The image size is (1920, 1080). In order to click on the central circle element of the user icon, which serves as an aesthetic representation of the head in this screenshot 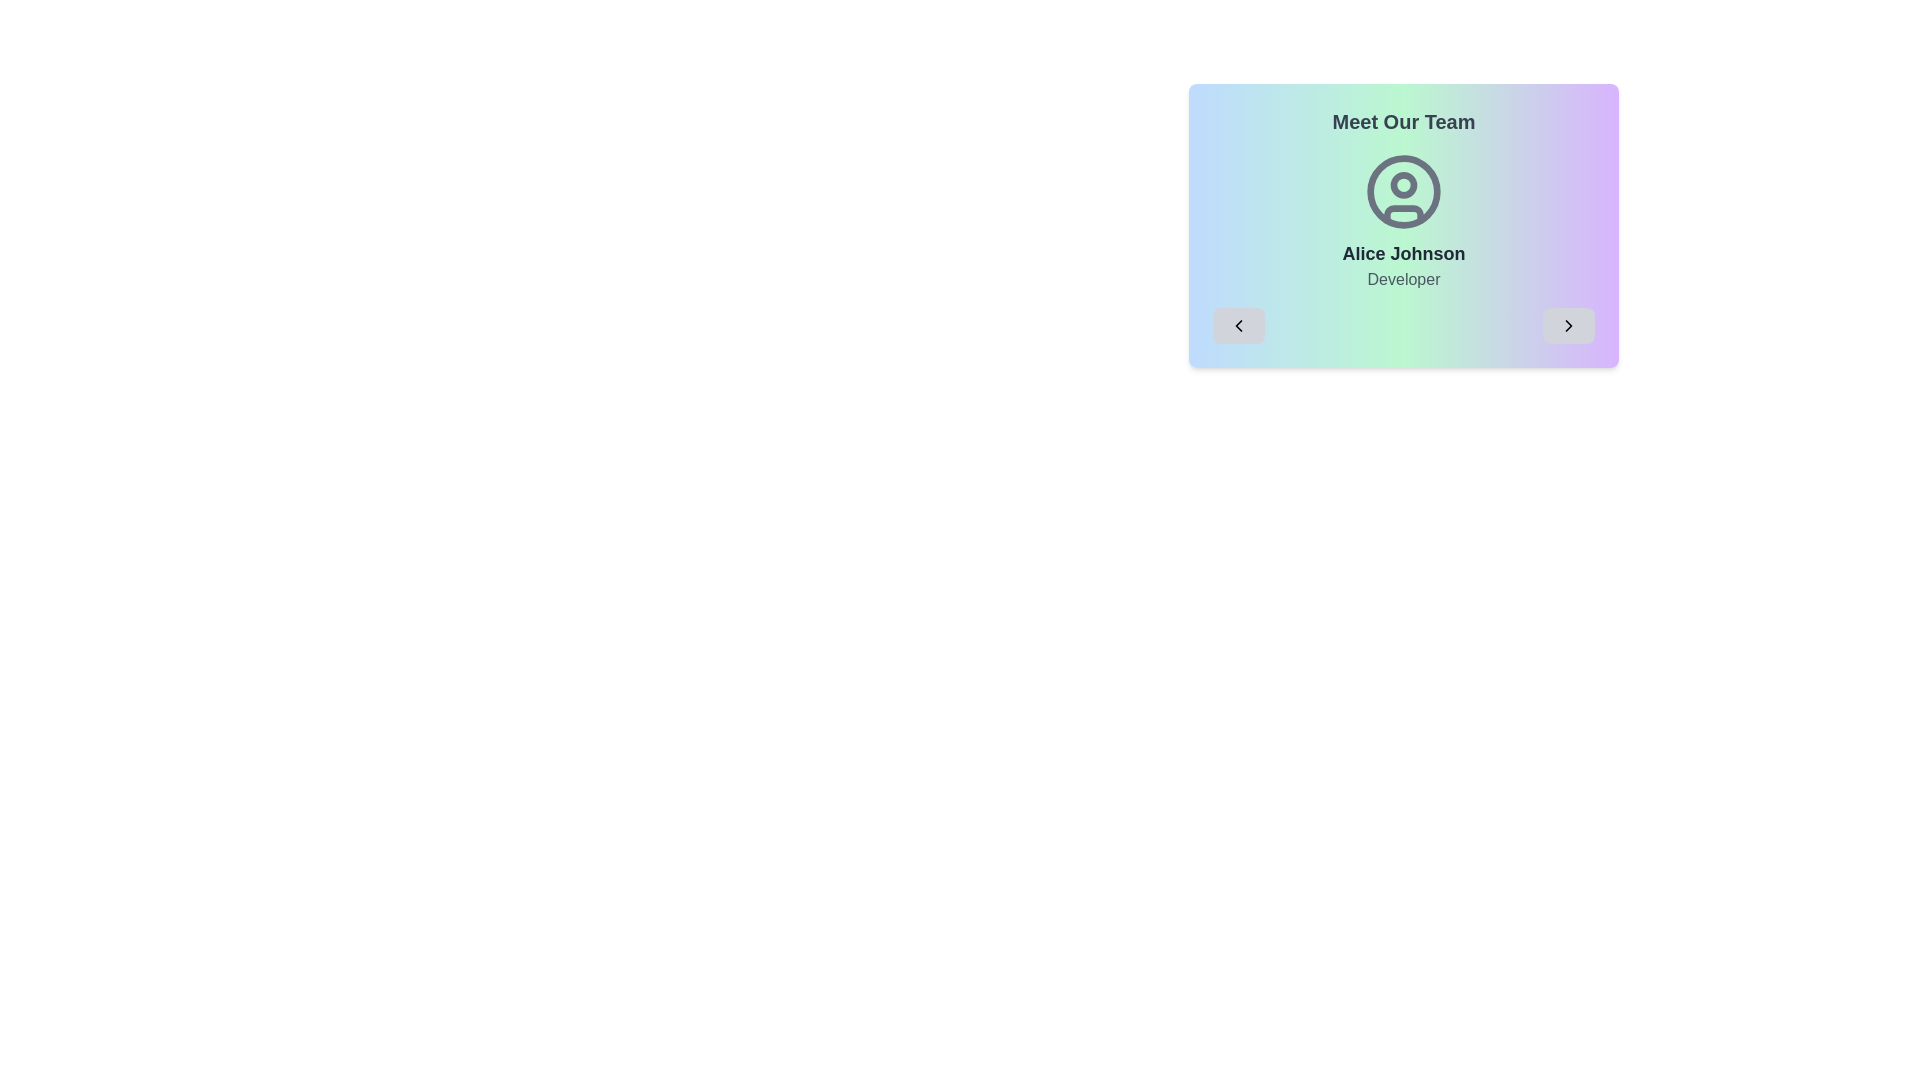, I will do `click(1402, 192)`.